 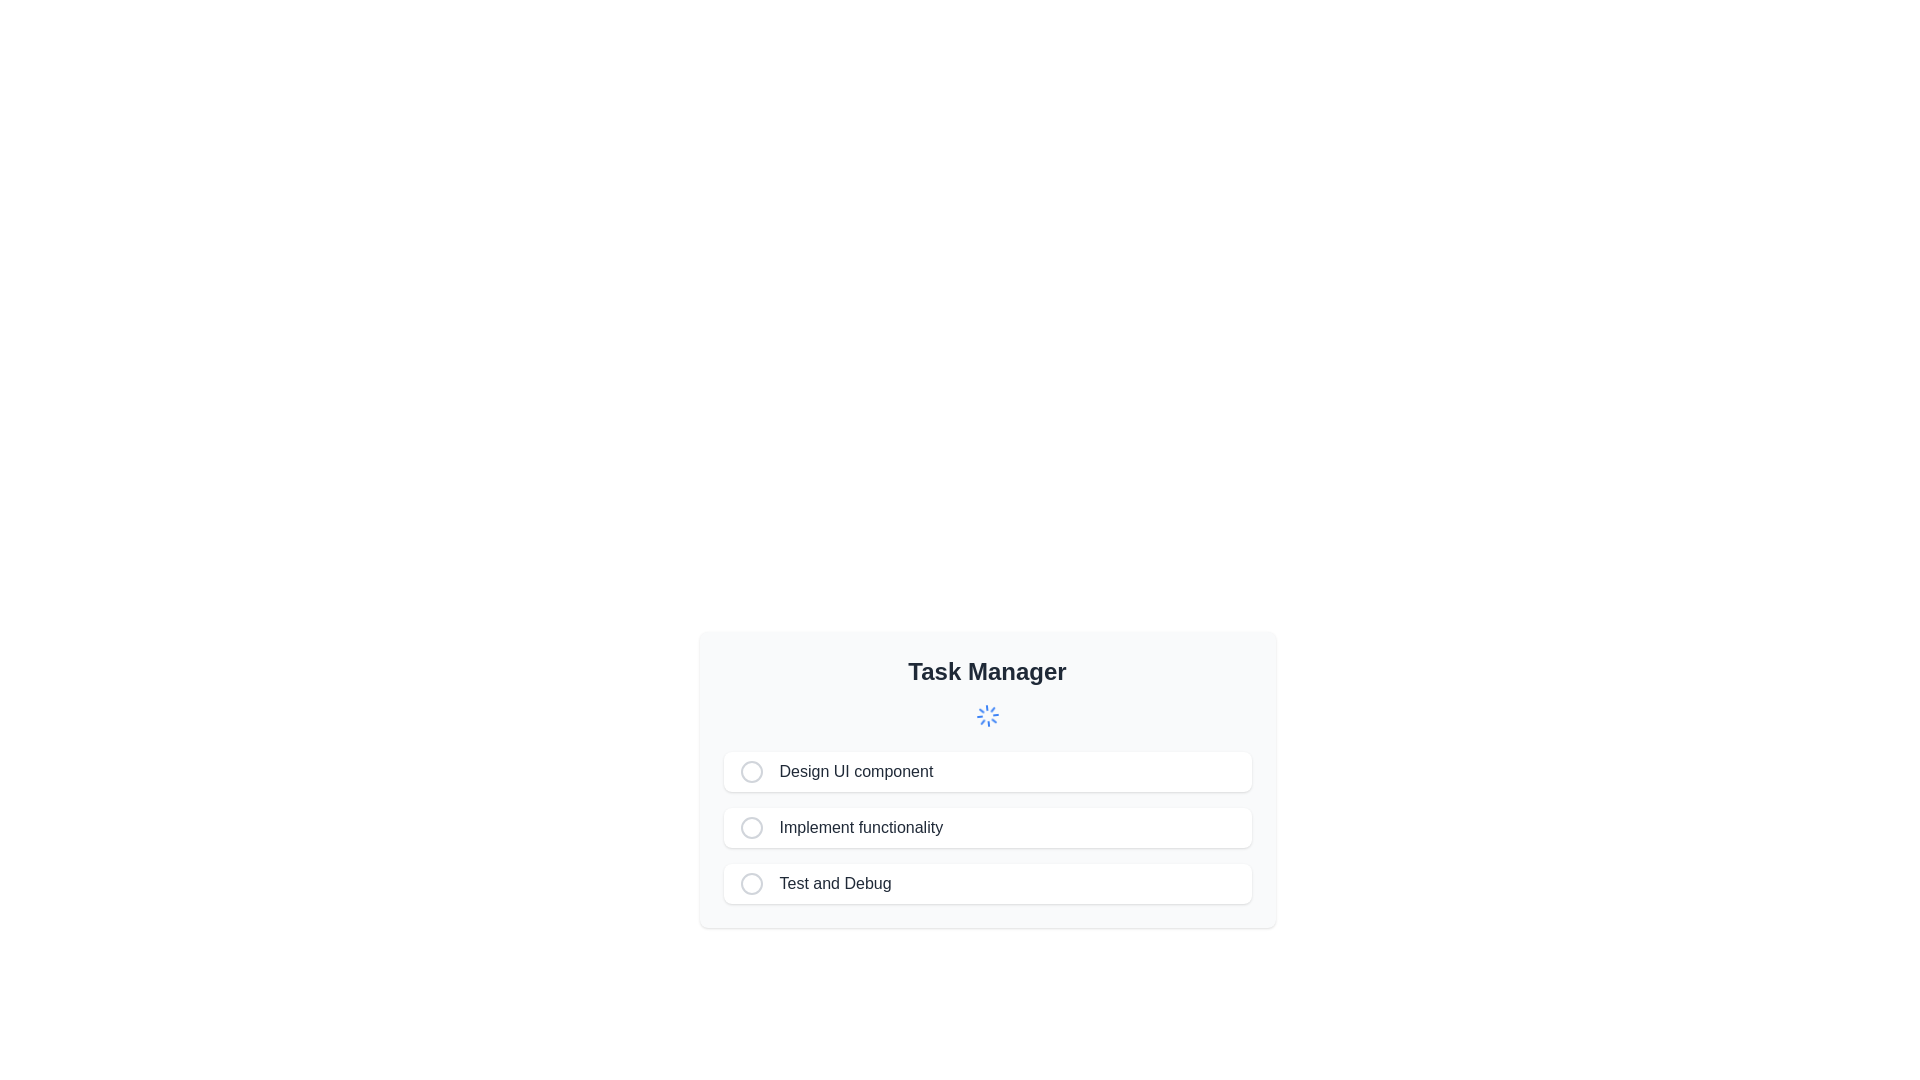 What do you see at coordinates (750, 828) in the screenshot?
I see `the circular area of the unchecked checkbox` at bounding box center [750, 828].